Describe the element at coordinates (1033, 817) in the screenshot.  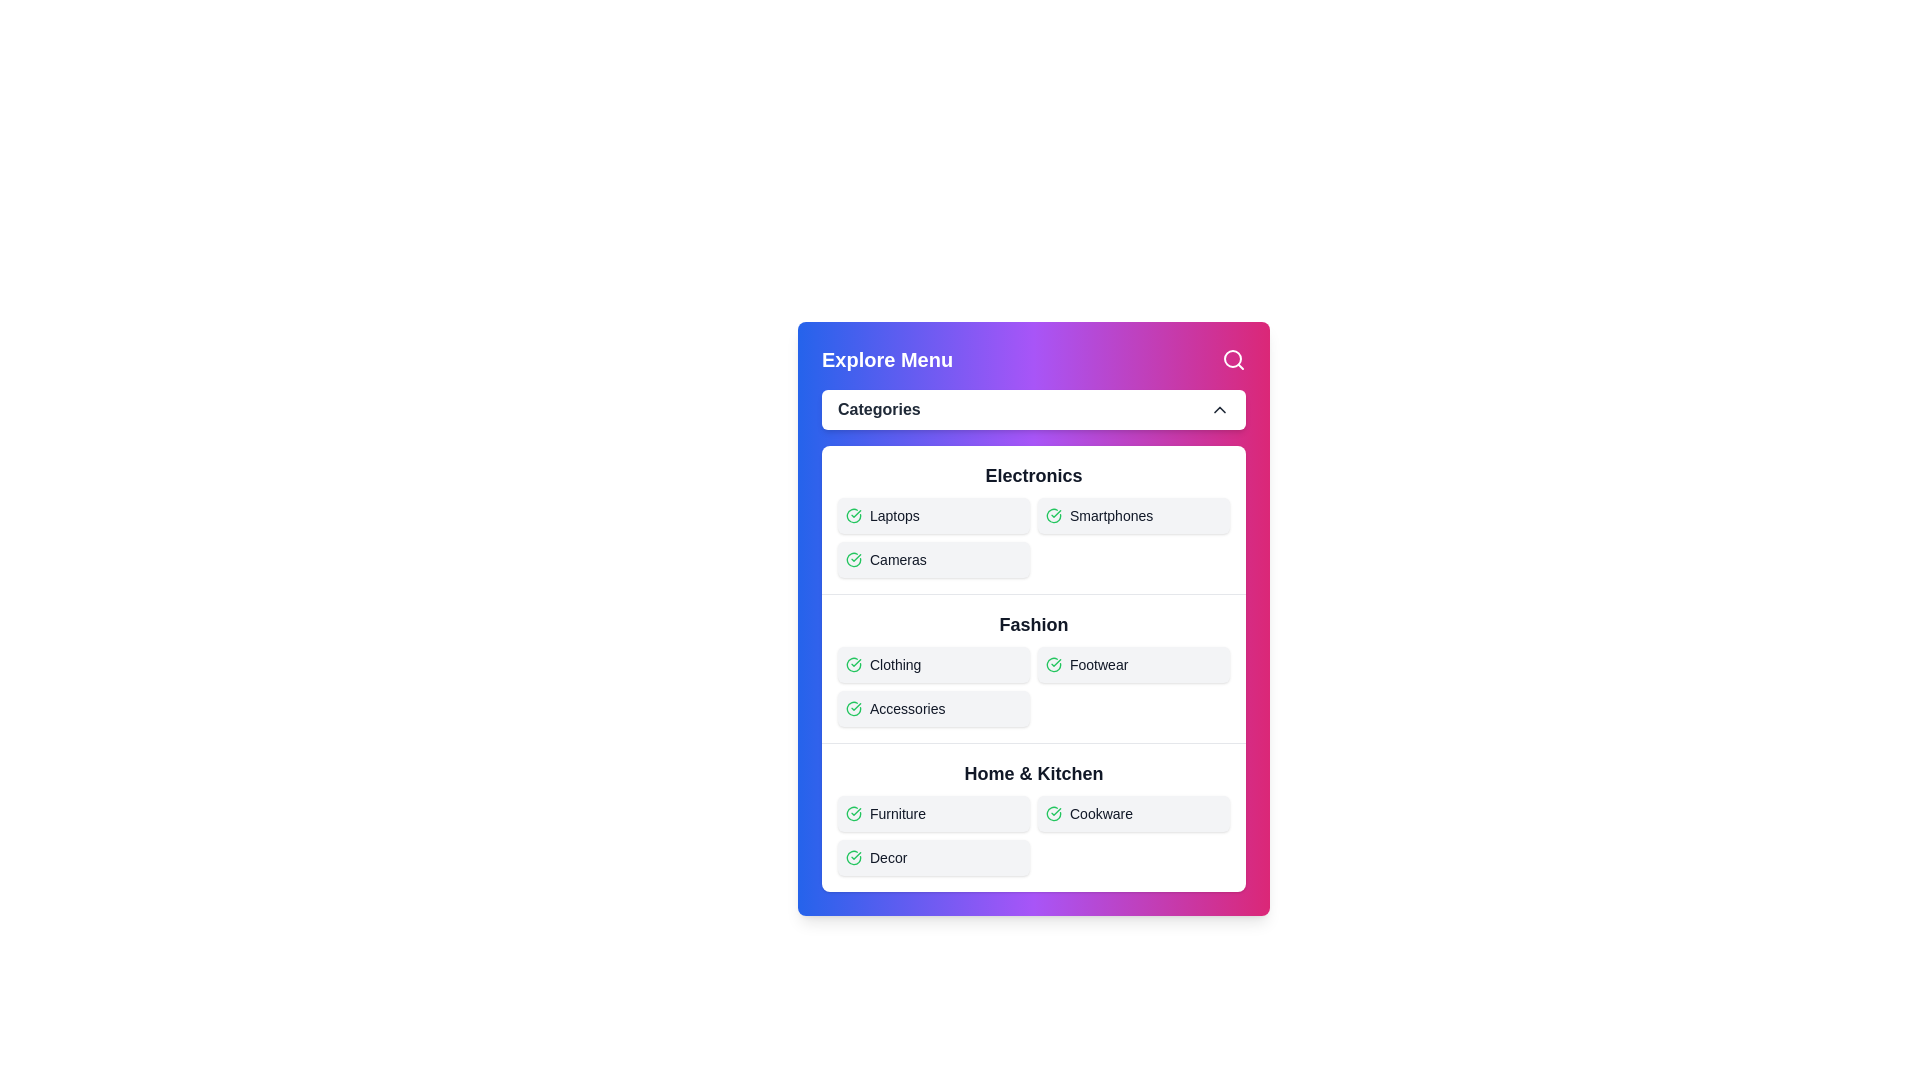
I see `the 'Home & Kitchen' category section, which contains subcategories like 'Furniture', 'Cookware', and 'Decor', positioned centrally within the card interface` at that location.